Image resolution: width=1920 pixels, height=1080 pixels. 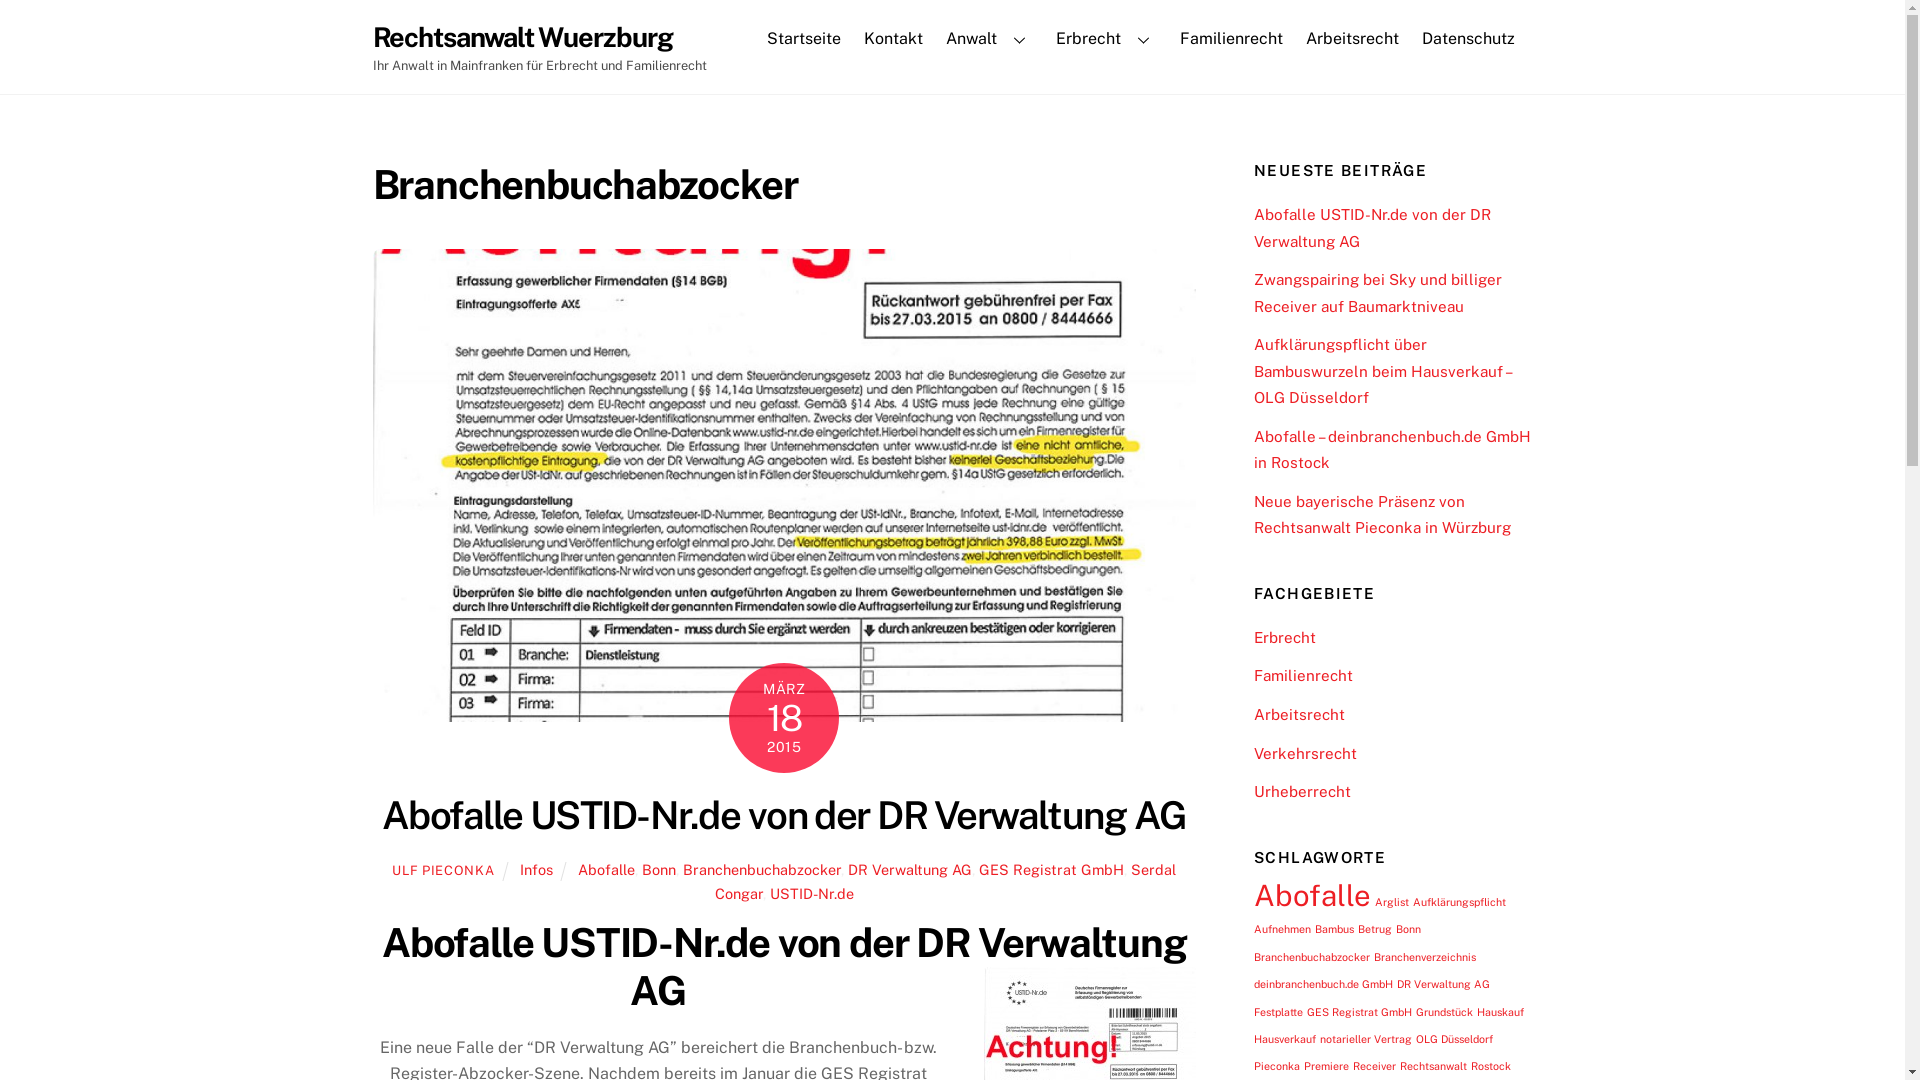 I want to click on 'ULF PIECONKA', so click(x=441, y=869).